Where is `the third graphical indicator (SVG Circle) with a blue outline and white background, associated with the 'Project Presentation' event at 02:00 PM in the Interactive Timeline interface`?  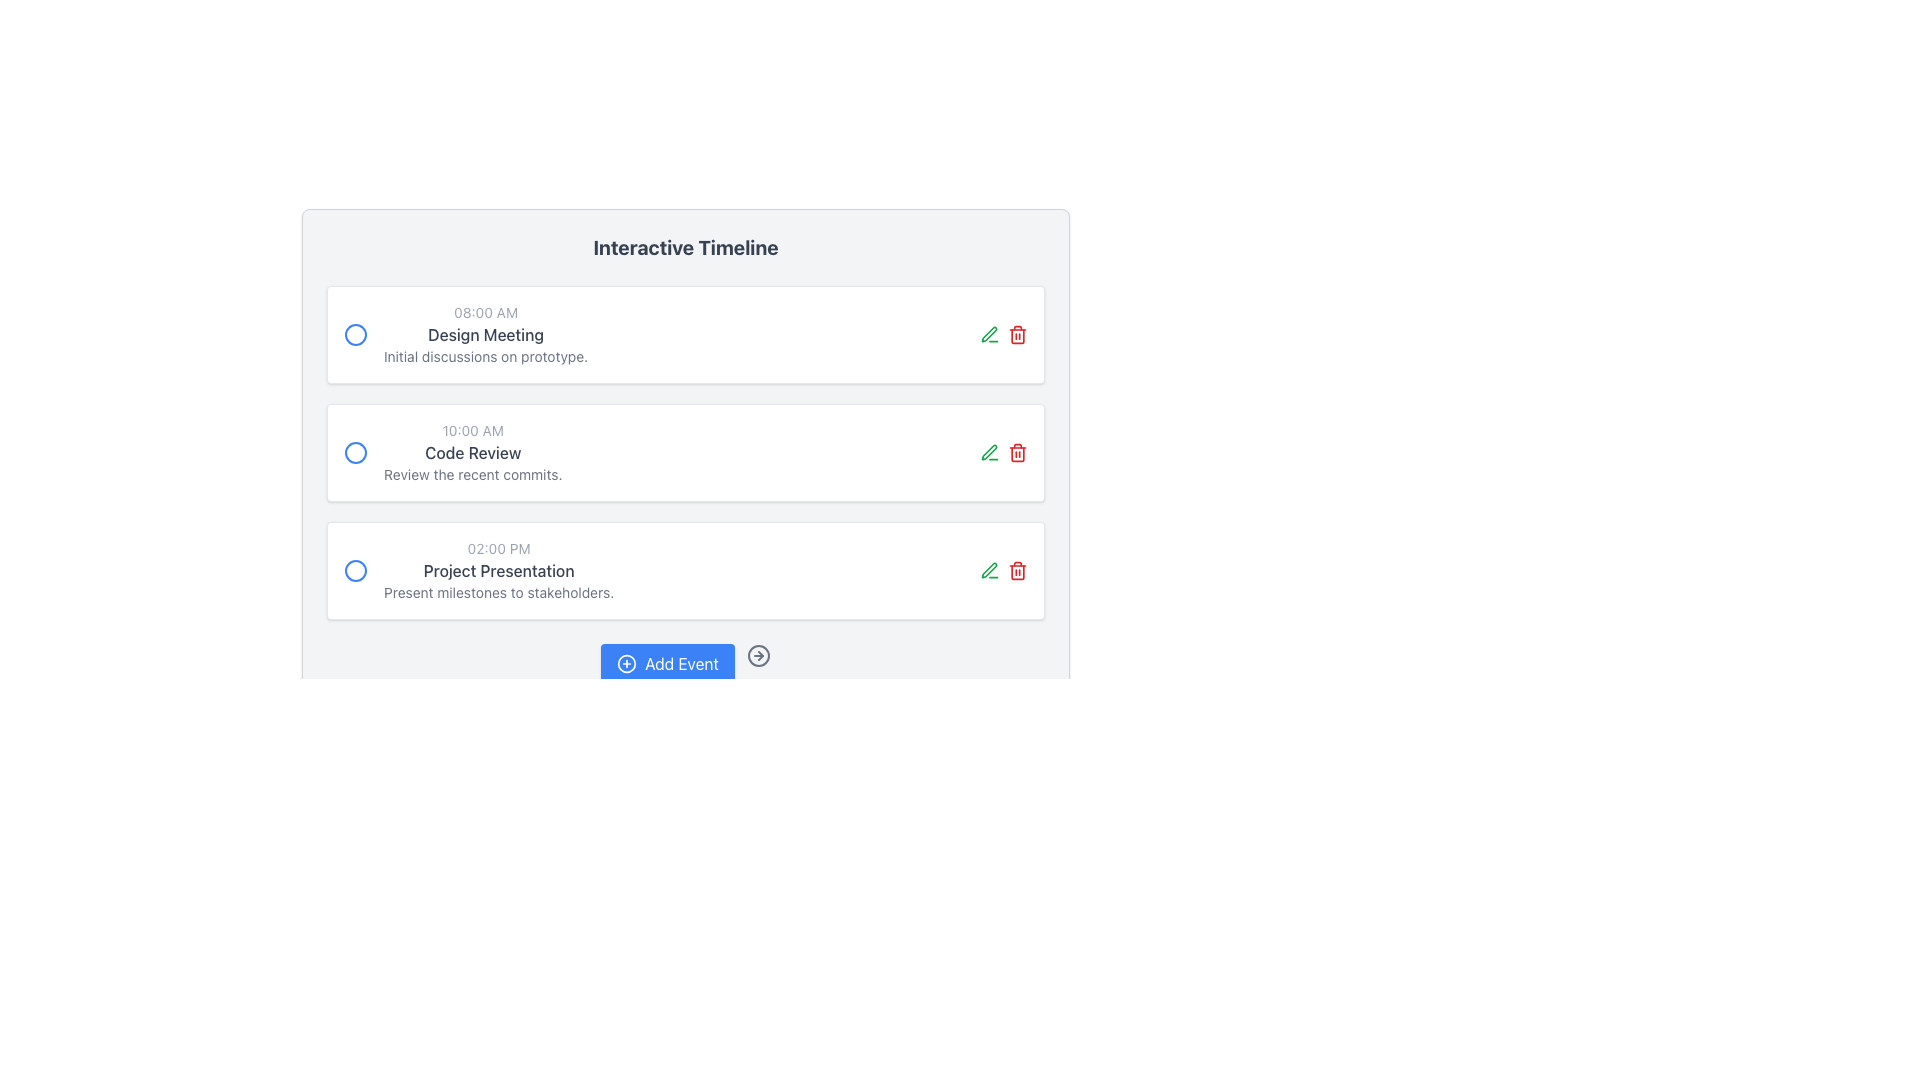
the third graphical indicator (SVG Circle) with a blue outline and white background, associated with the 'Project Presentation' event at 02:00 PM in the Interactive Timeline interface is located at coordinates (355, 570).